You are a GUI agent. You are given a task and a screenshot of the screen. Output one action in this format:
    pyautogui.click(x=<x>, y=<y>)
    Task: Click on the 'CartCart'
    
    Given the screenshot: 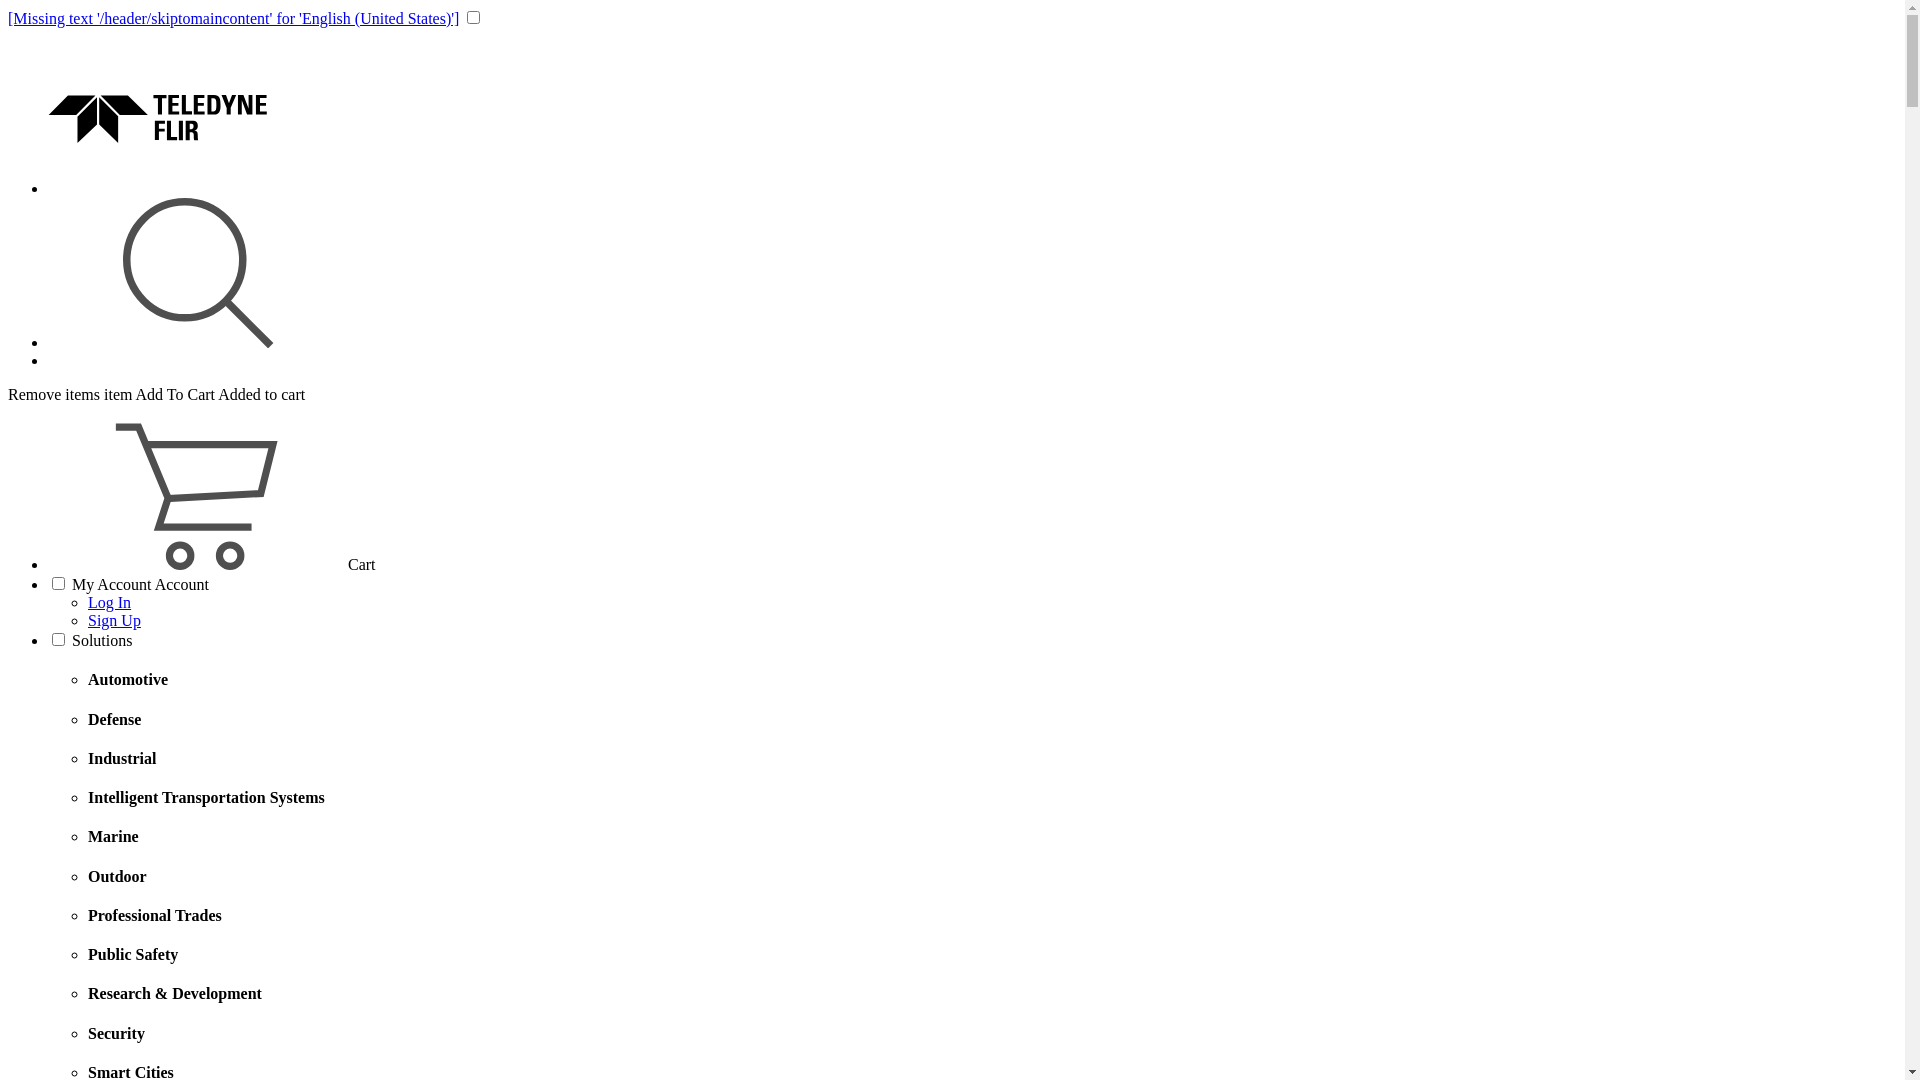 What is the action you would take?
    pyautogui.click(x=211, y=564)
    